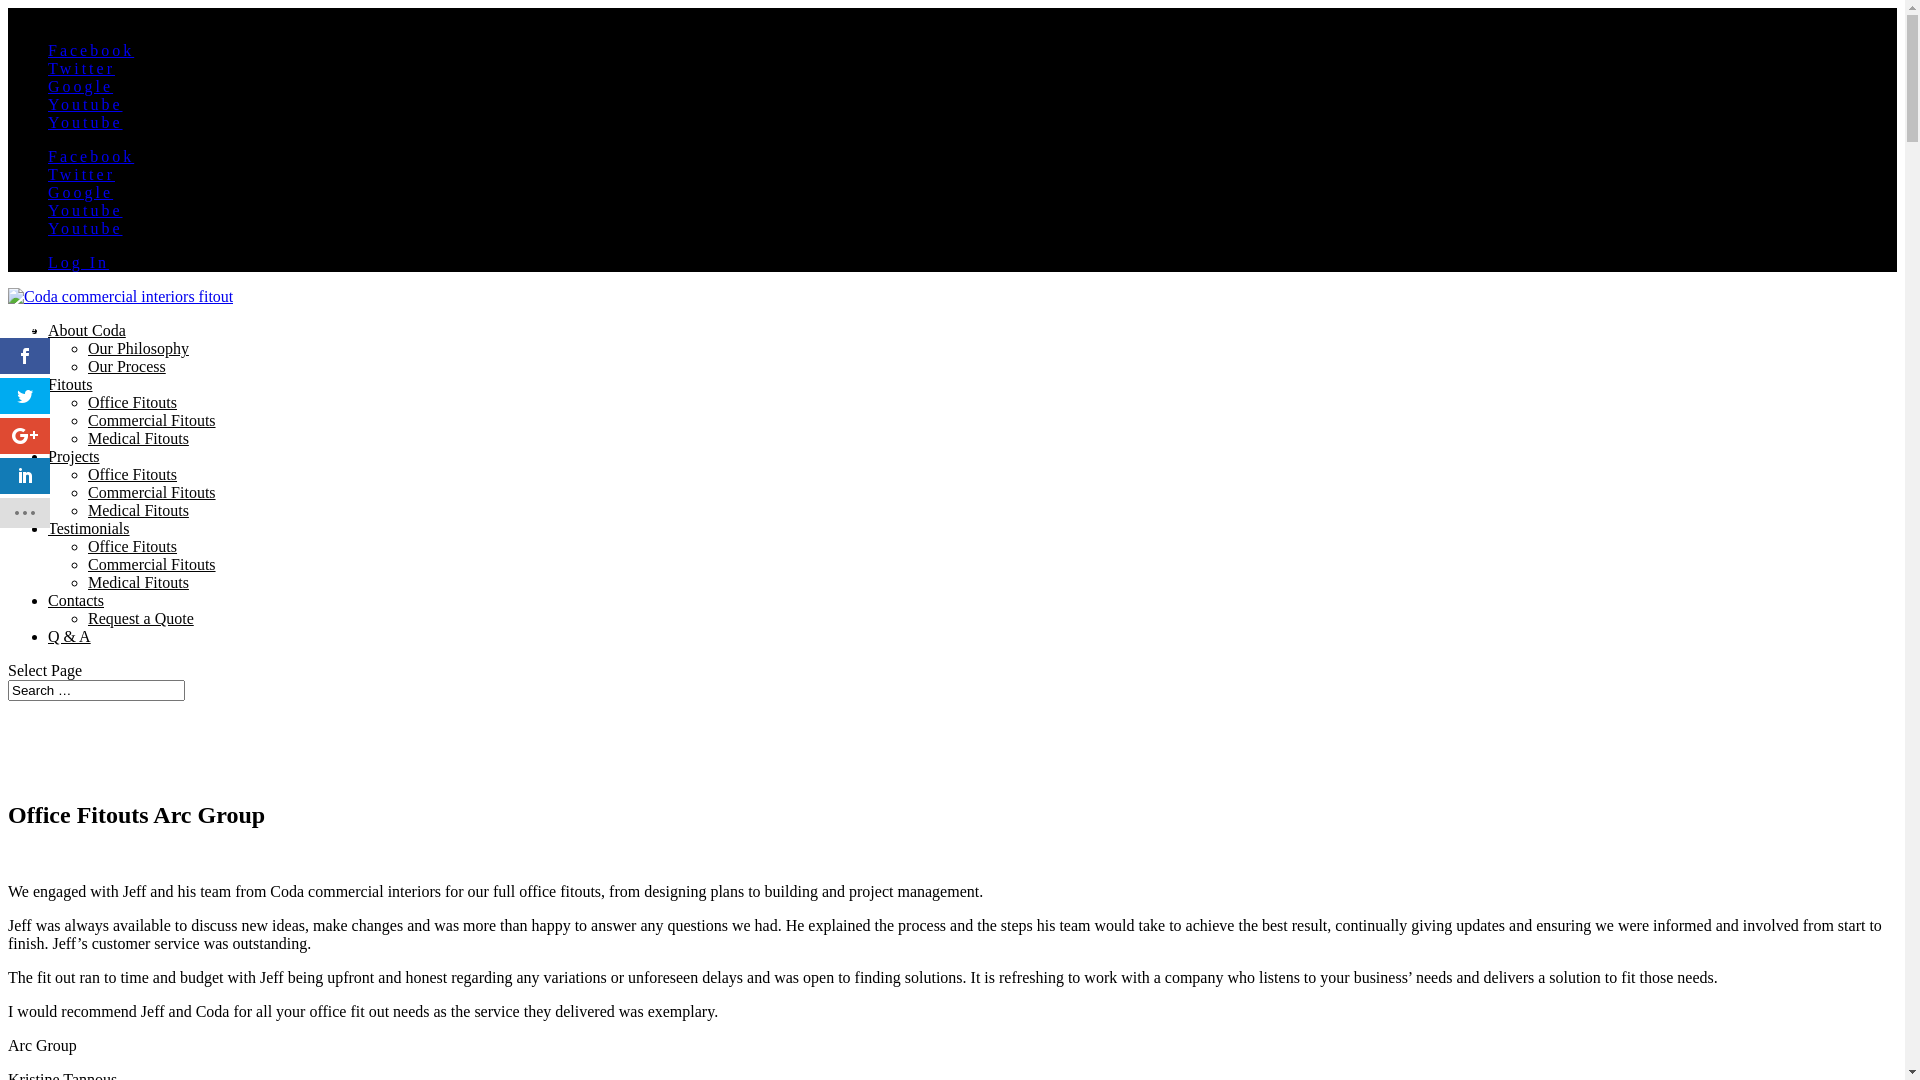 The width and height of the screenshot is (1920, 1080). What do you see at coordinates (48, 104) in the screenshot?
I see `'Youtube'` at bounding box center [48, 104].